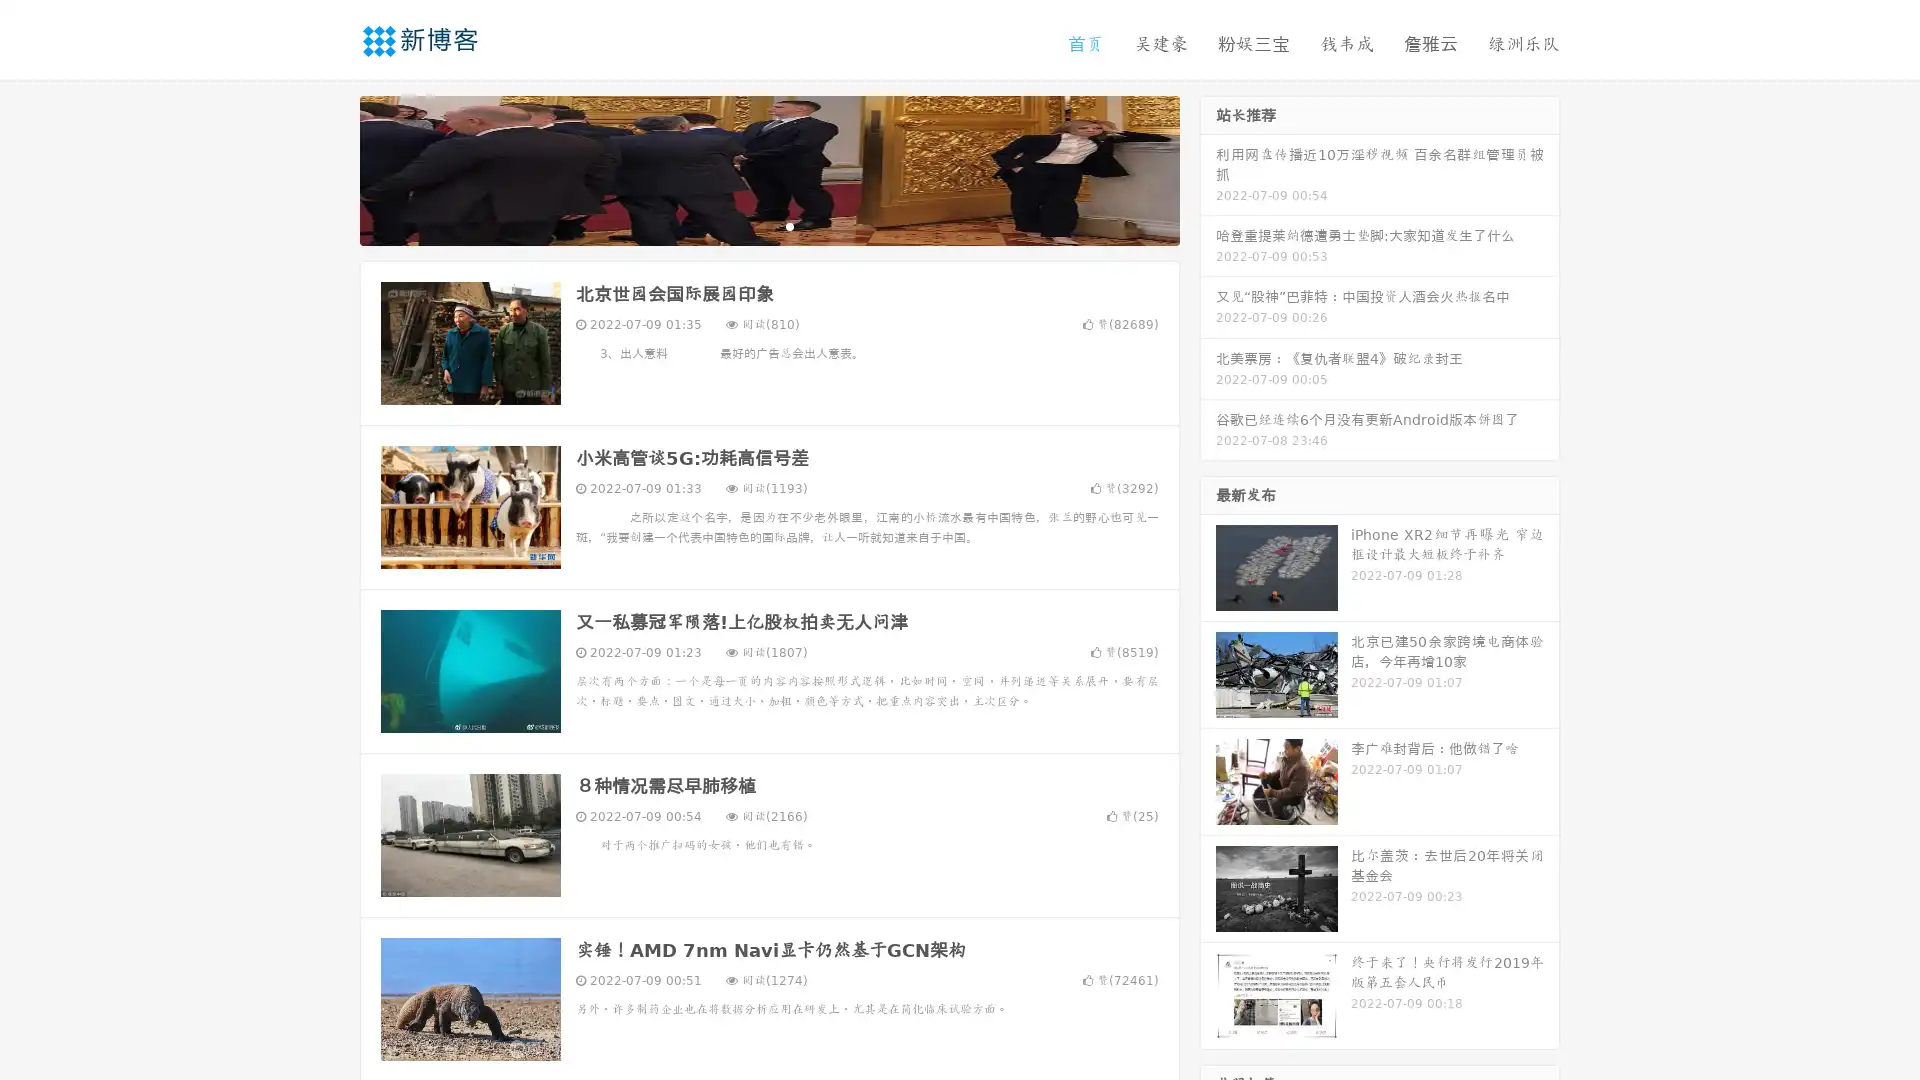  What do you see at coordinates (330, 168) in the screenshot?
I see `Previous slide` at bounding box center [330, 168].